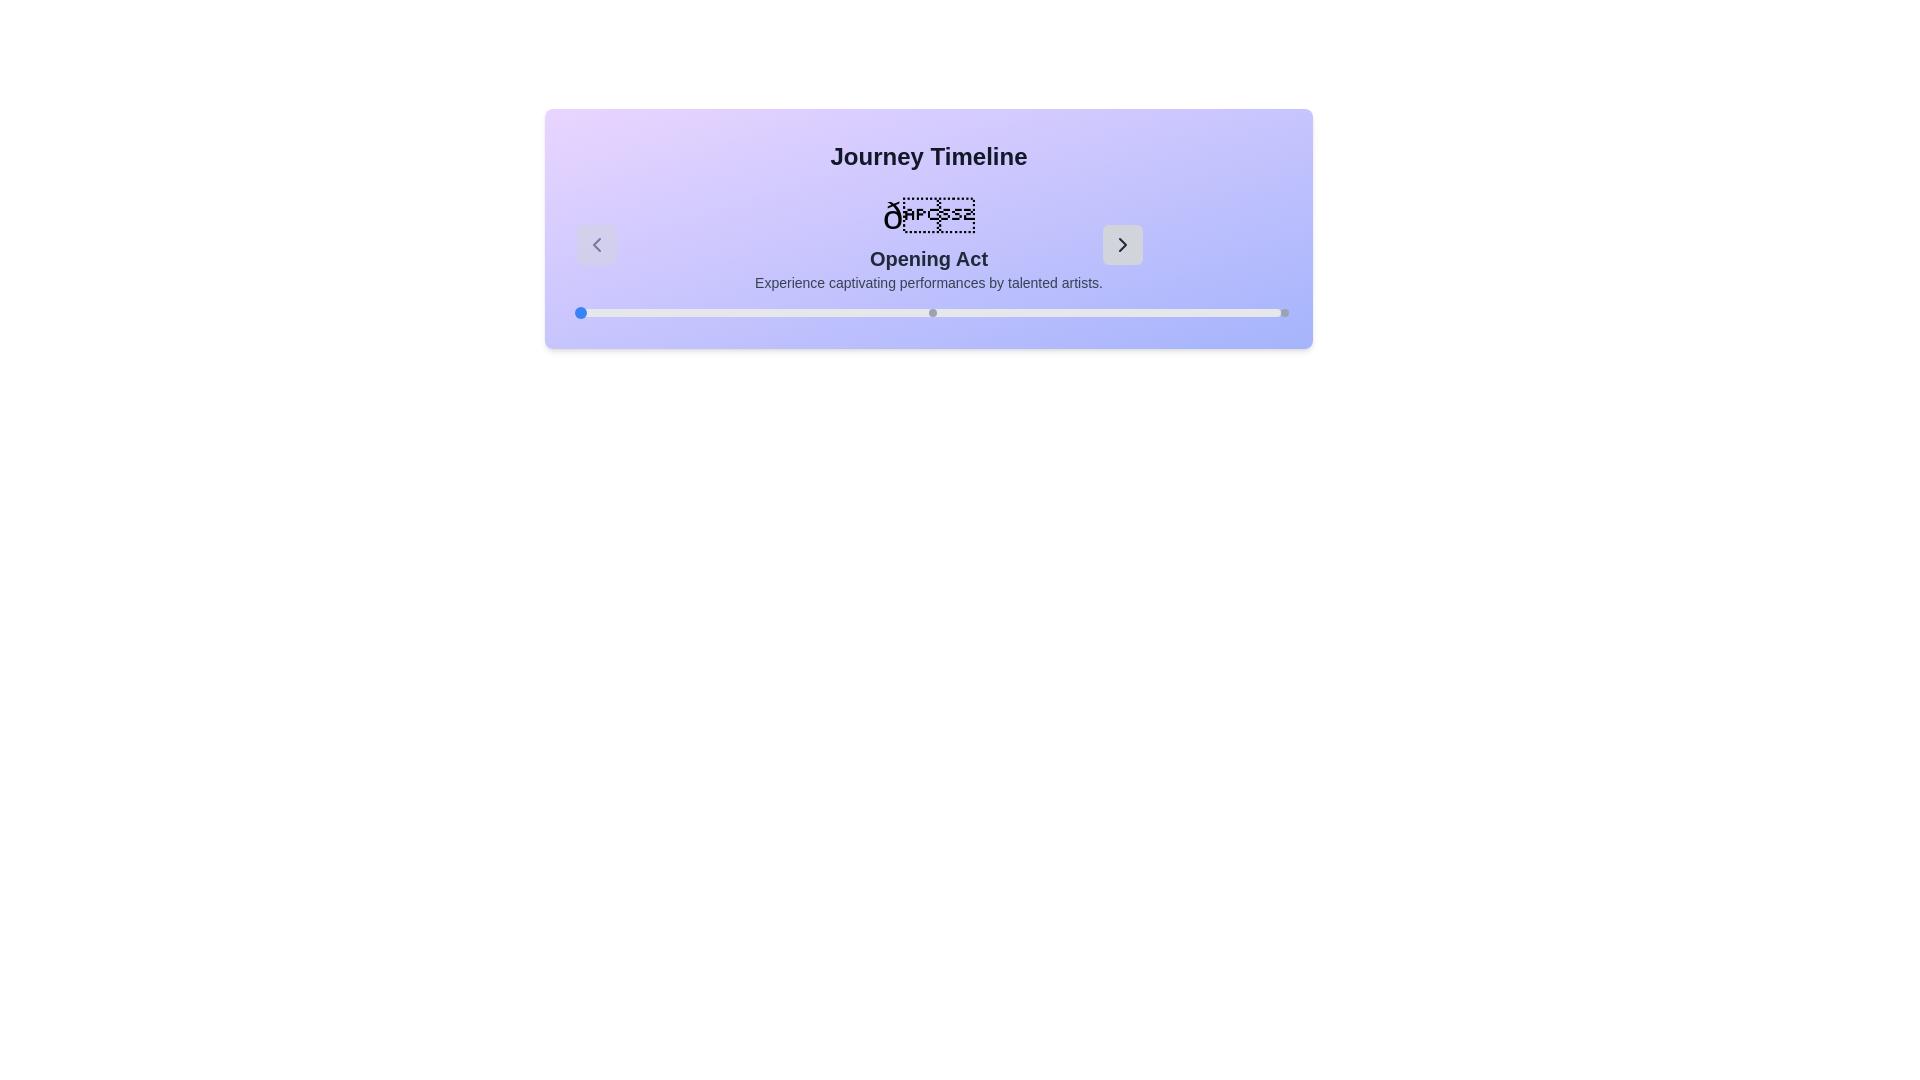 The image size is (1920, 1080). Describe the element at coordinates (928, 282) in the screenshot. I see `the supportive descriptive caption text element located at the bottom of the 'Opening Act' section` at that location.